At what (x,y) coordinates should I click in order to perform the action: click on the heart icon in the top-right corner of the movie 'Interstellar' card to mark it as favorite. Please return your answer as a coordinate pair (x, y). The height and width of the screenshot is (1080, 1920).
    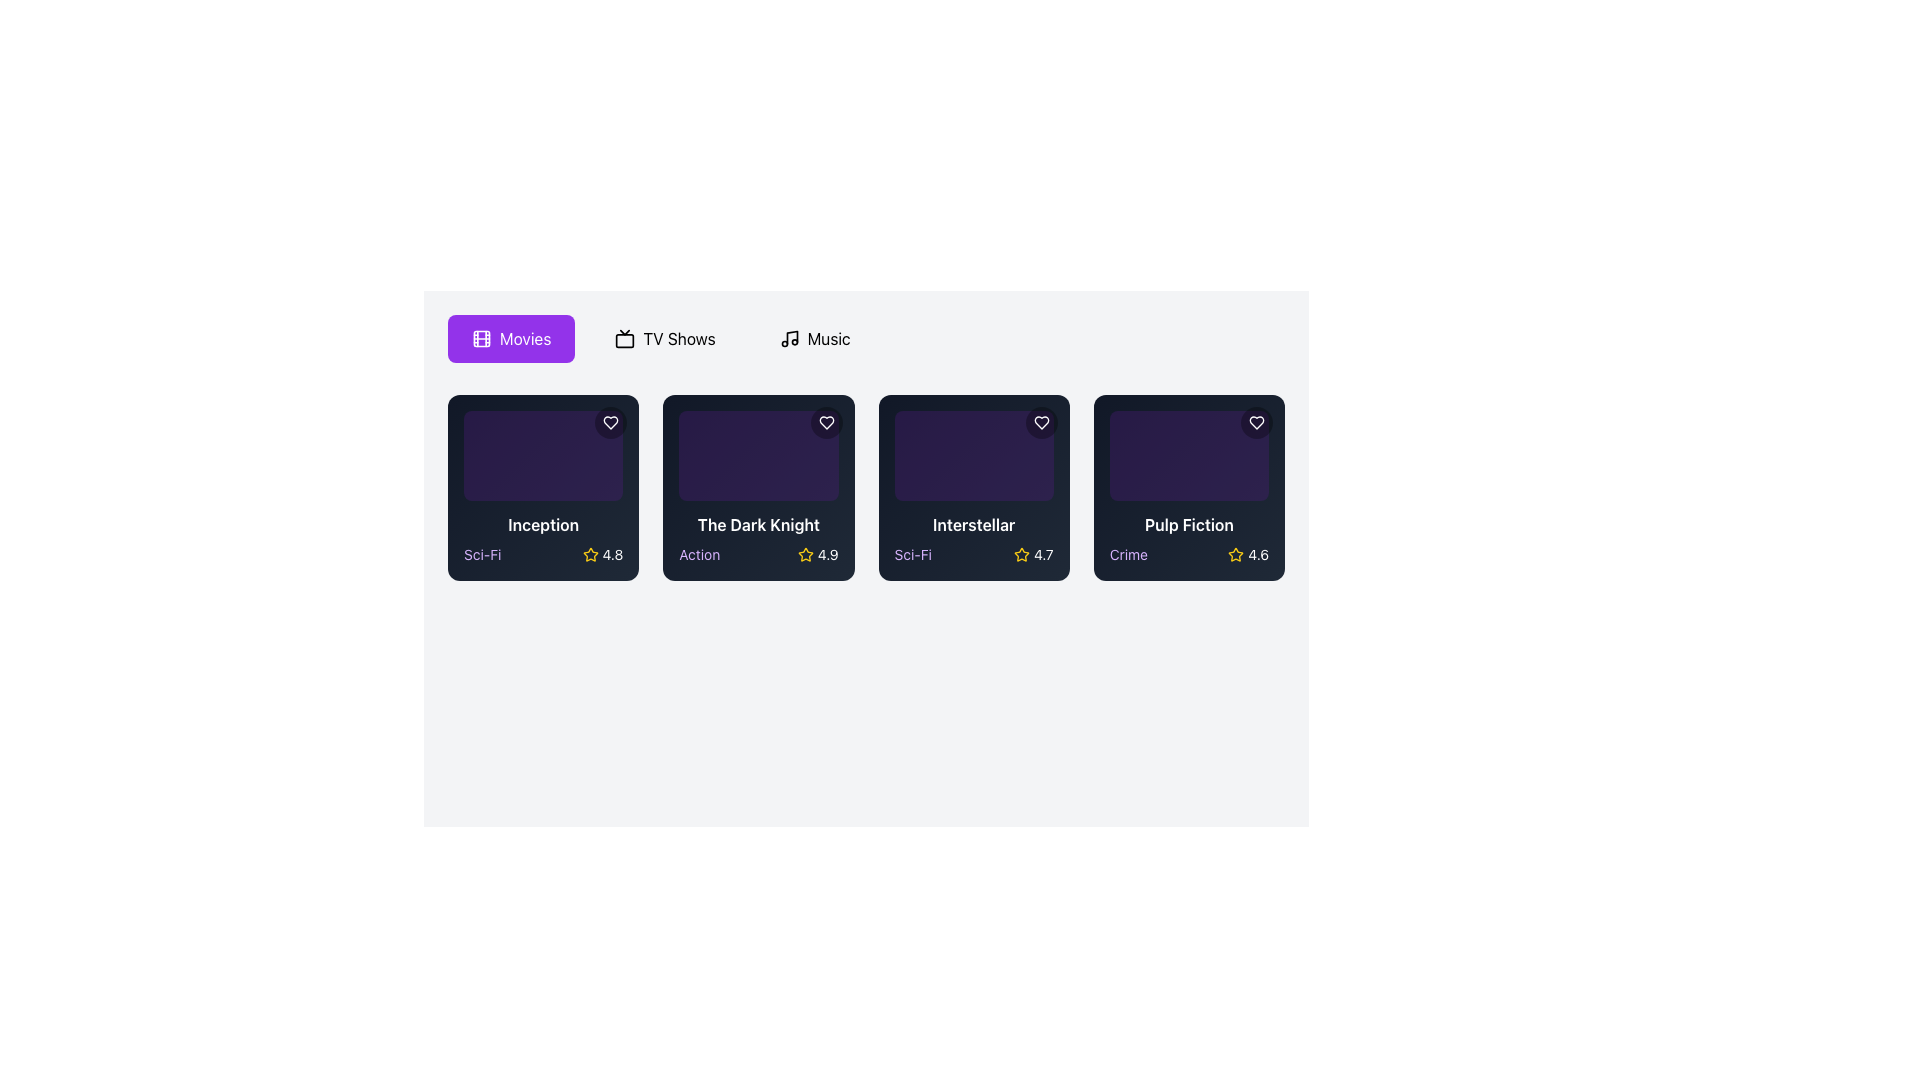
    Looking at the image, I should click on (1040, 422).